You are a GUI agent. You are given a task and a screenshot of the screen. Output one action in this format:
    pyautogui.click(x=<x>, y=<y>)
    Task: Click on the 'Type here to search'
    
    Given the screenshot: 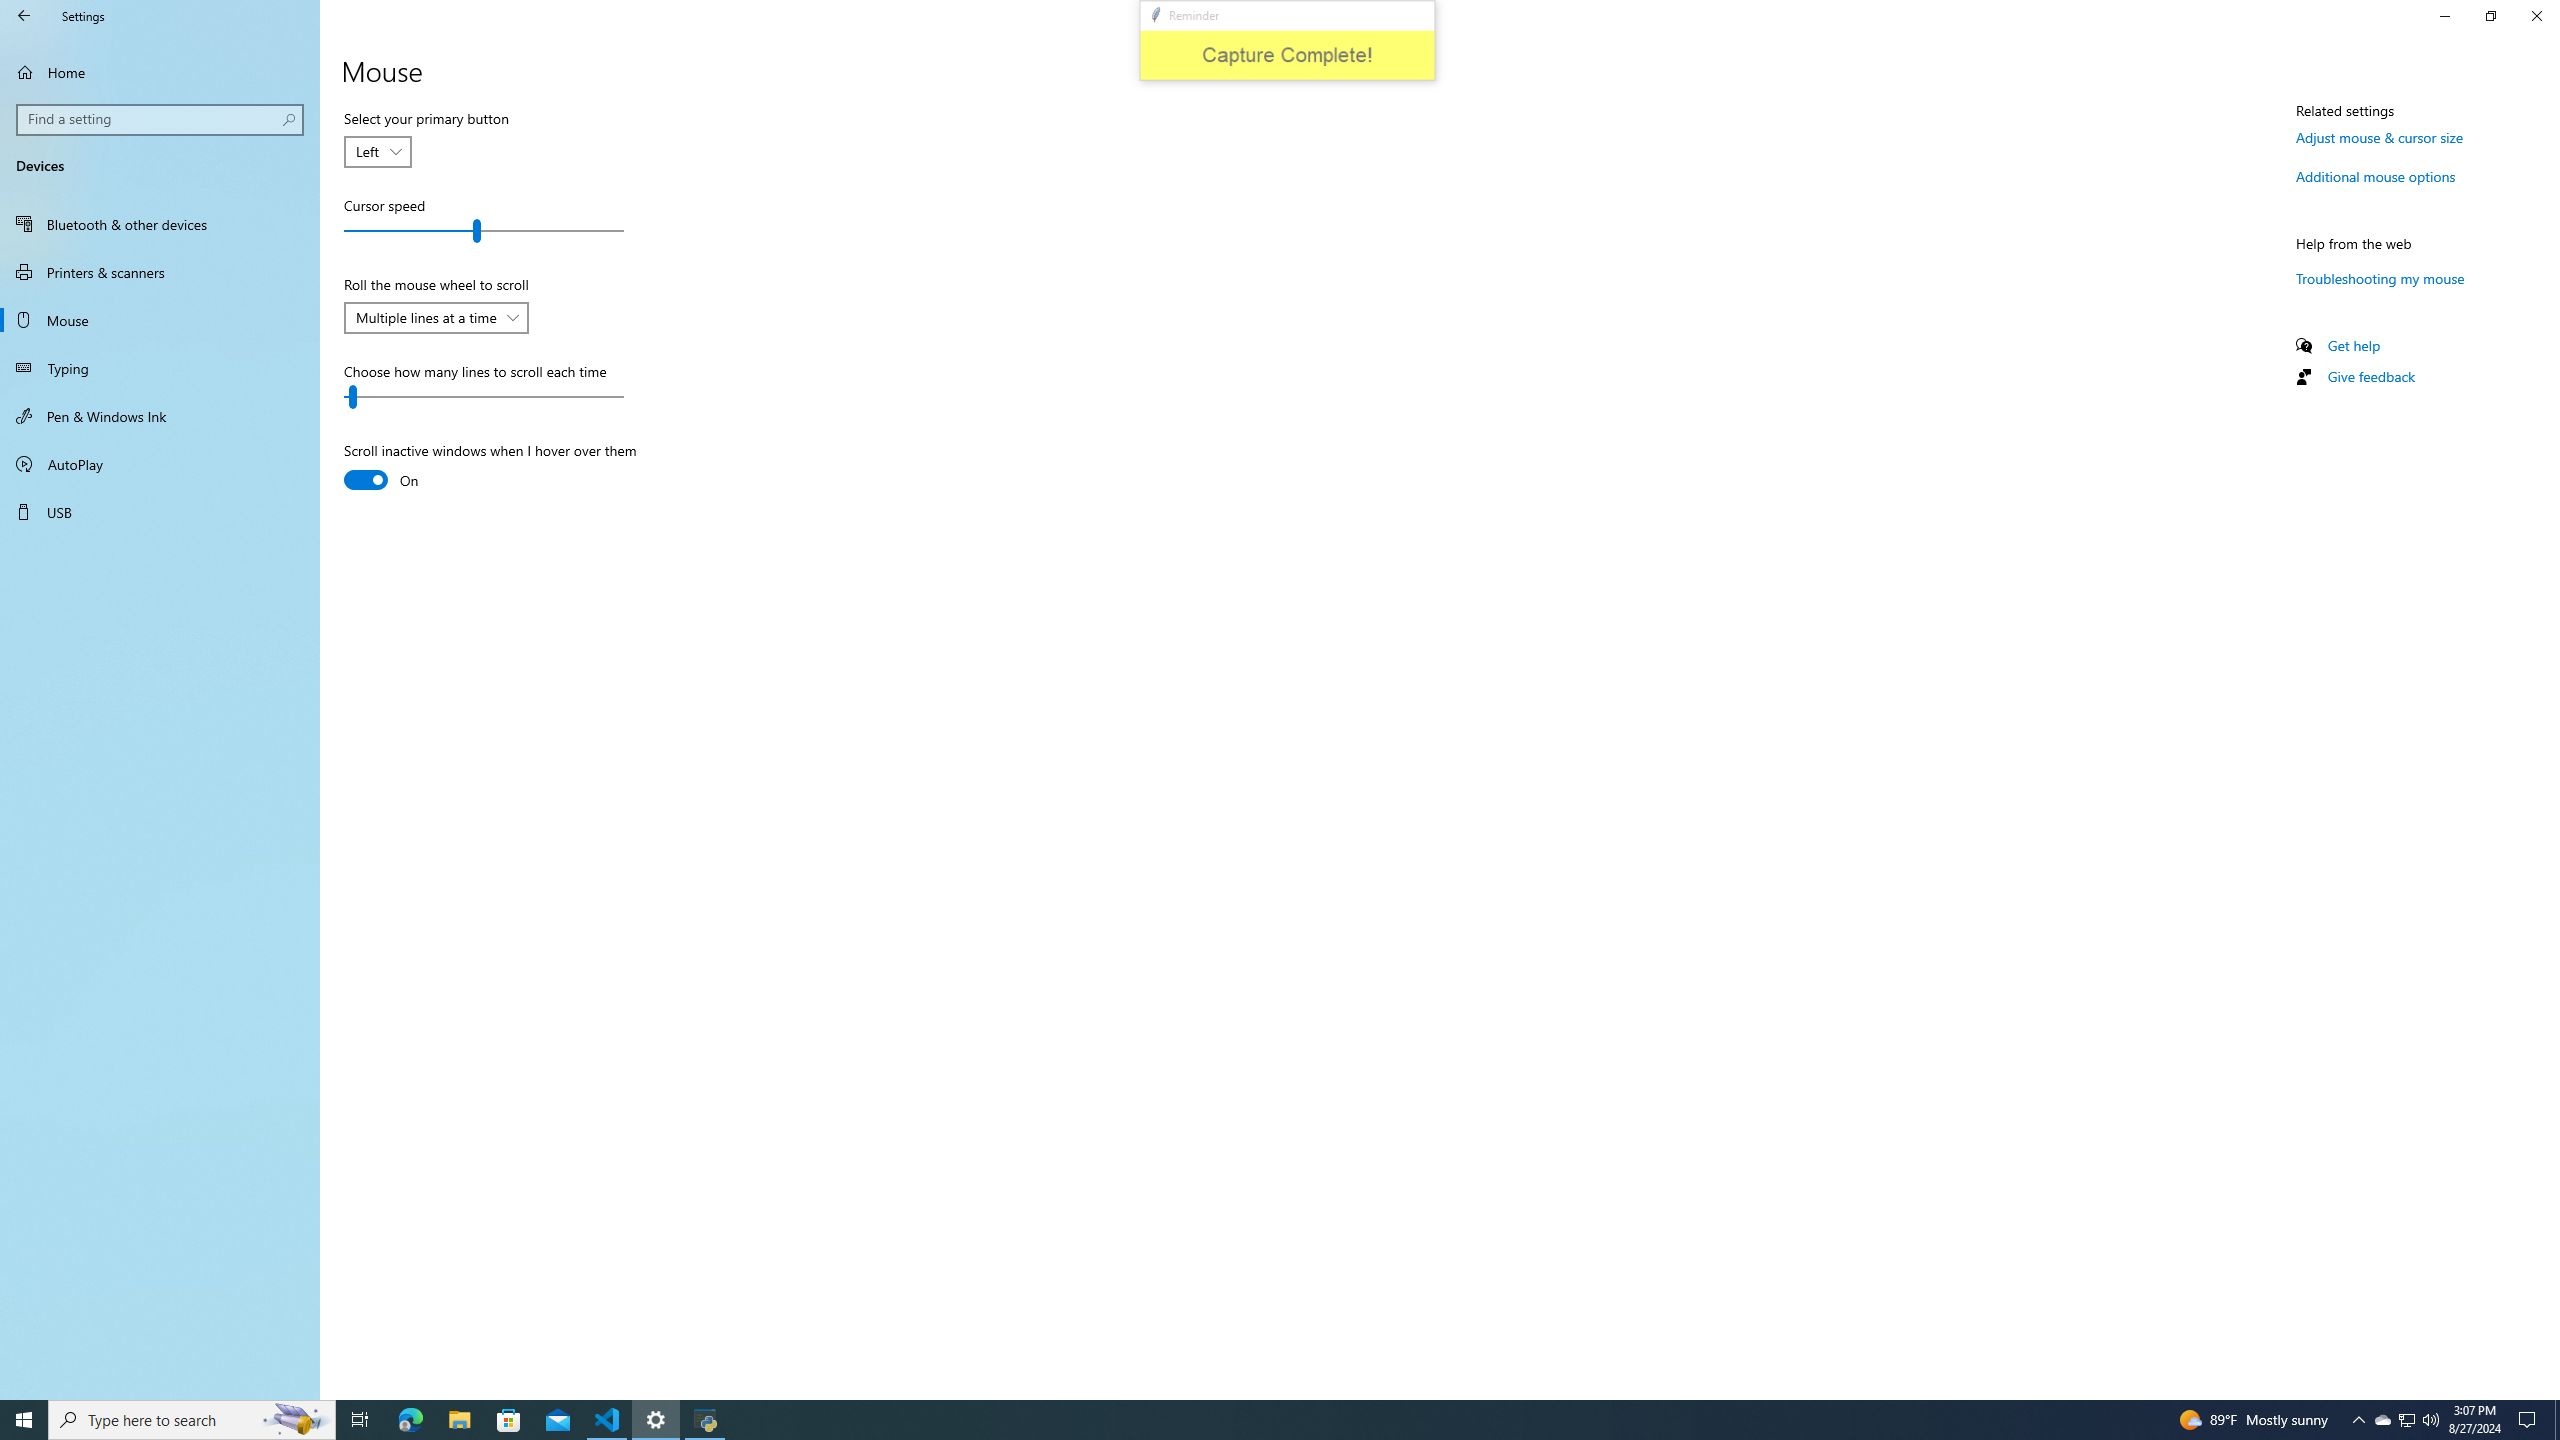 What is the action you would take?
    pyautogui.click(x=191, y=1418)
    